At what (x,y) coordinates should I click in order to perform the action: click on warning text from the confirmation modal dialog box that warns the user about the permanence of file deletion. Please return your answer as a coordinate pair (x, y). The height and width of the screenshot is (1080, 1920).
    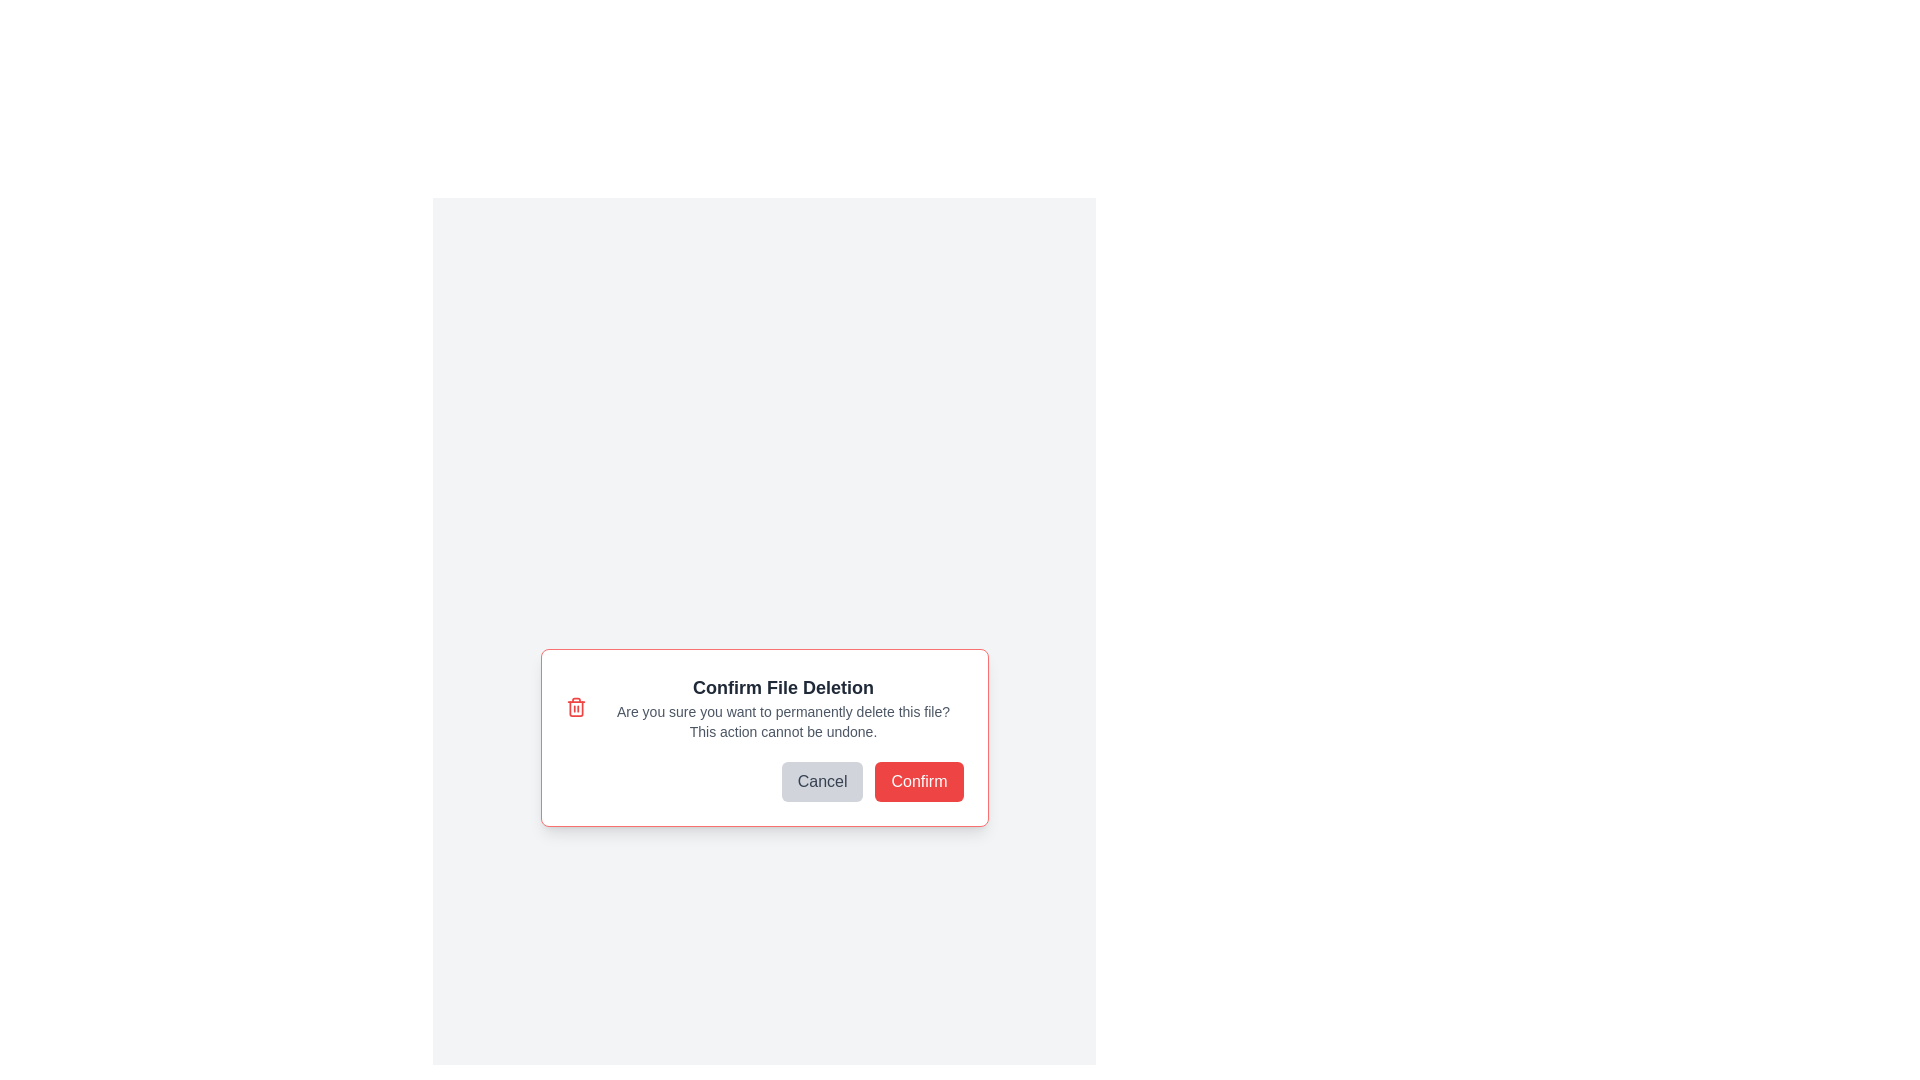
    Looking at the image, I should click on (763, 737).